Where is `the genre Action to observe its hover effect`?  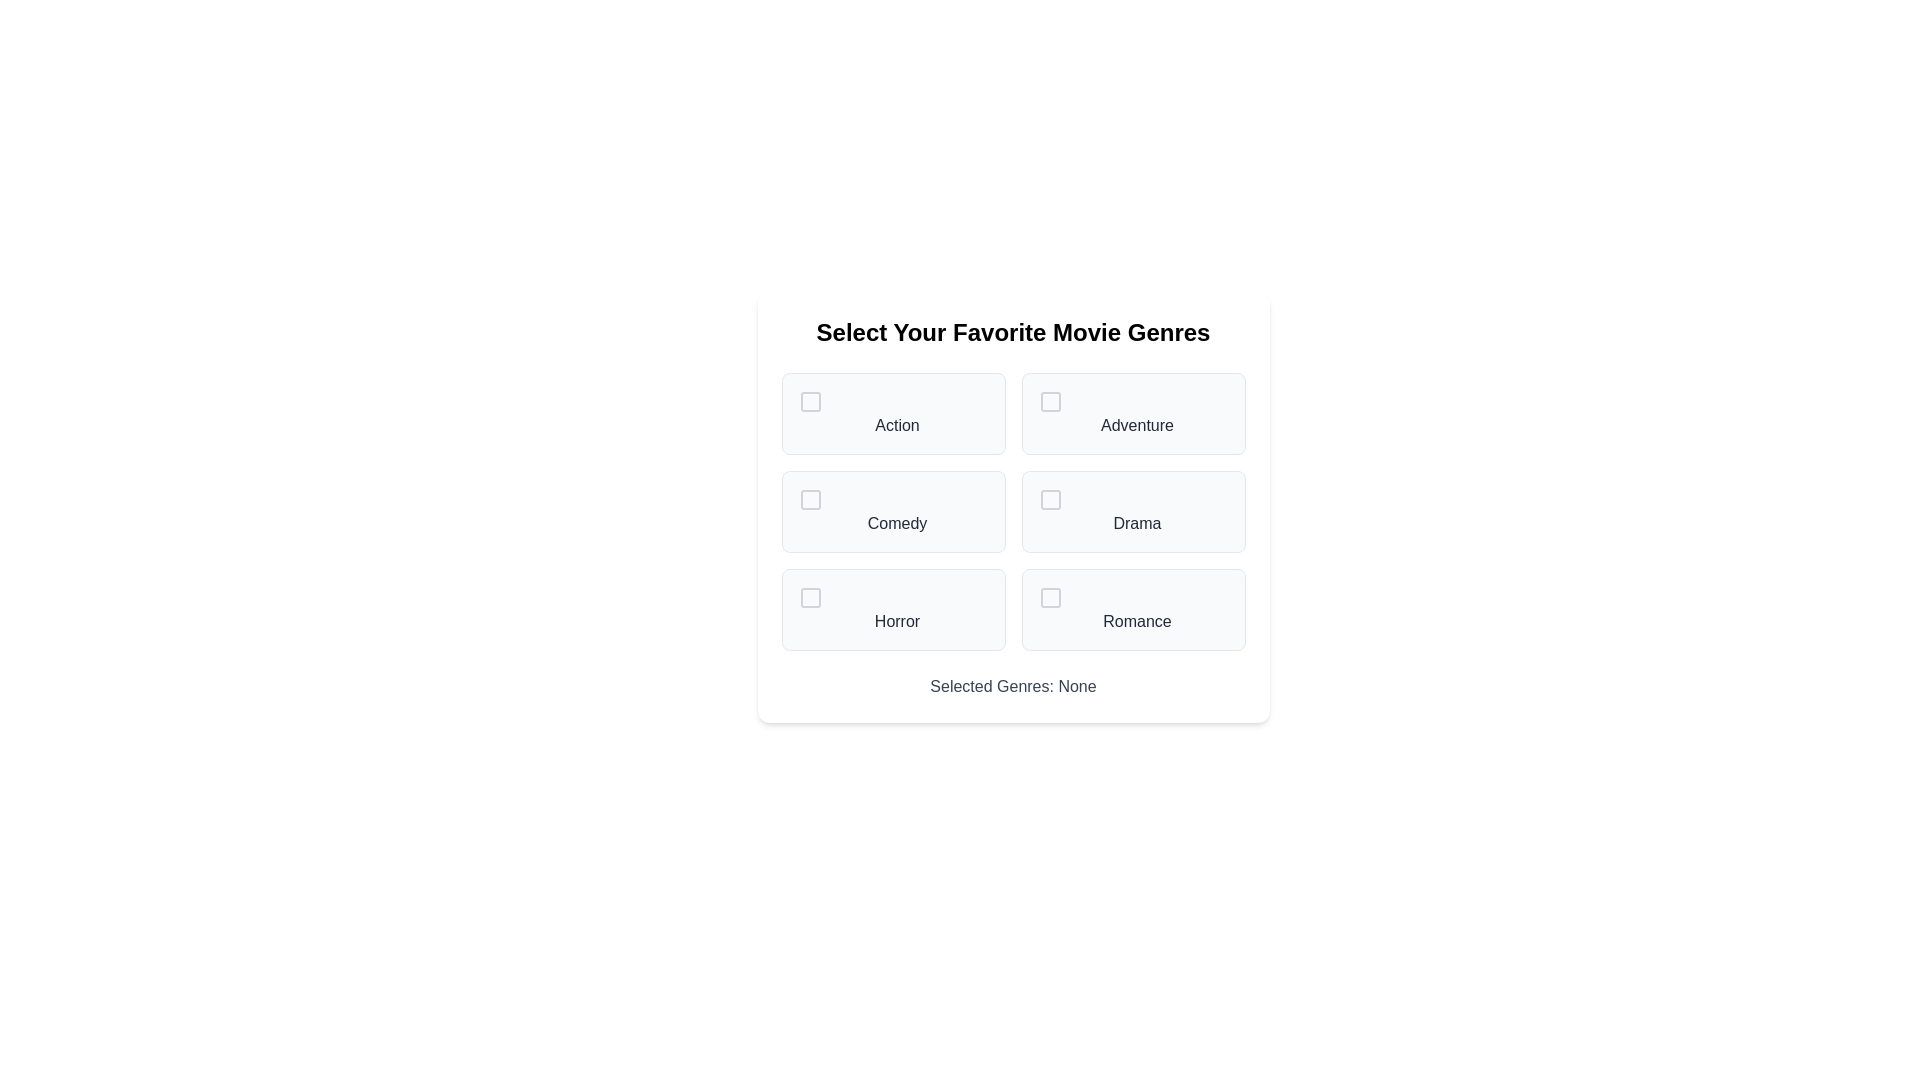
the genre Action to observe its hover effect is located at coordinates (892, 412).